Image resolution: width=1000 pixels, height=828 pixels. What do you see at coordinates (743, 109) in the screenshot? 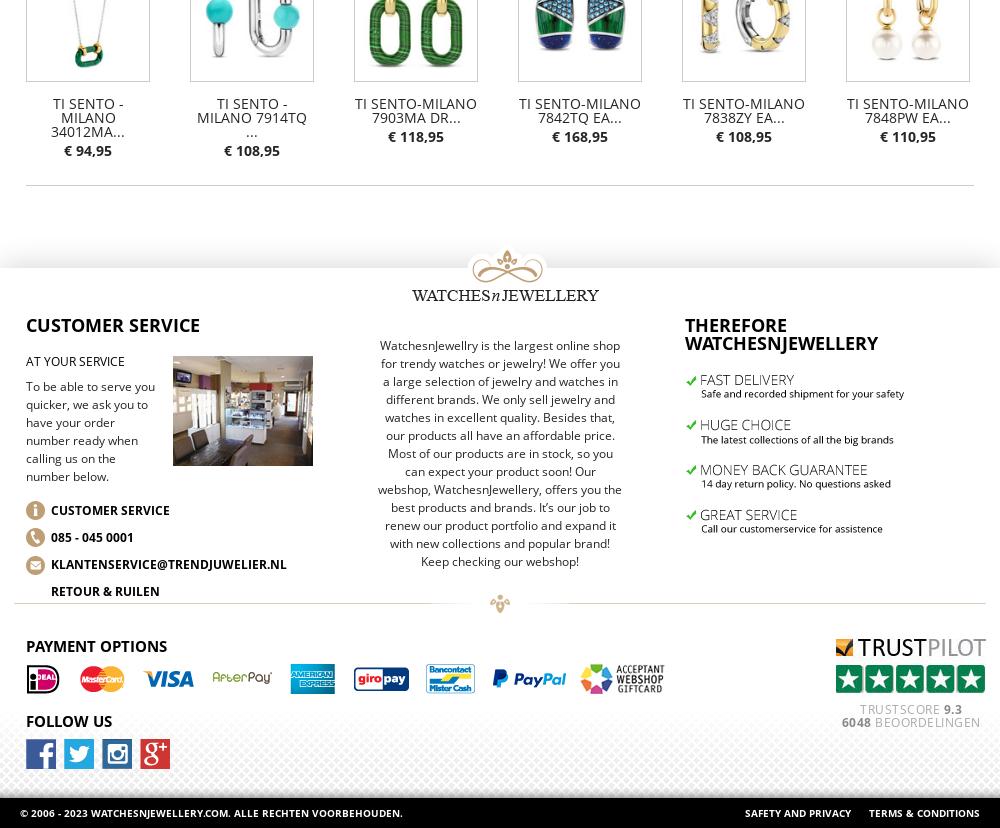
I see `'TI SENTO-Milano 7838ZY Ea...'` at bounding box center [743, 109].